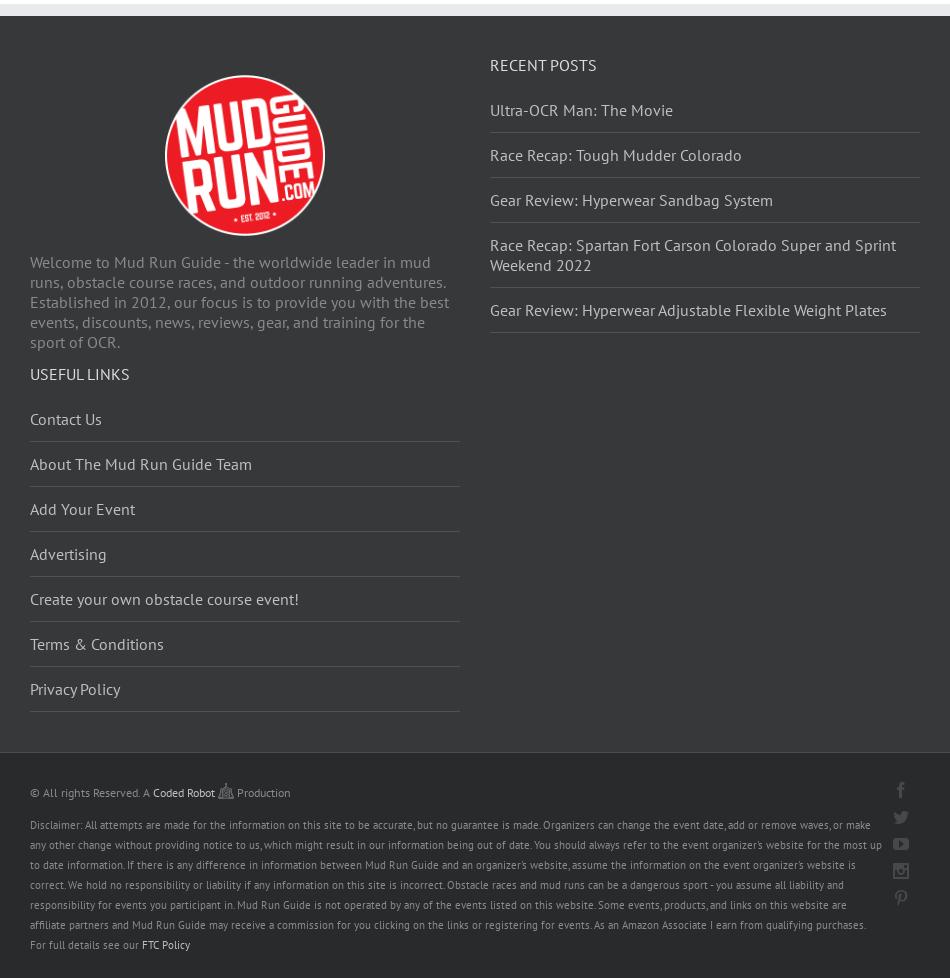  Describe the element at coordinates (688, 308) in the screenshot. I see `'Gear Review: Hyperwear Adjustable Flexible Weight Plates'` at that location.